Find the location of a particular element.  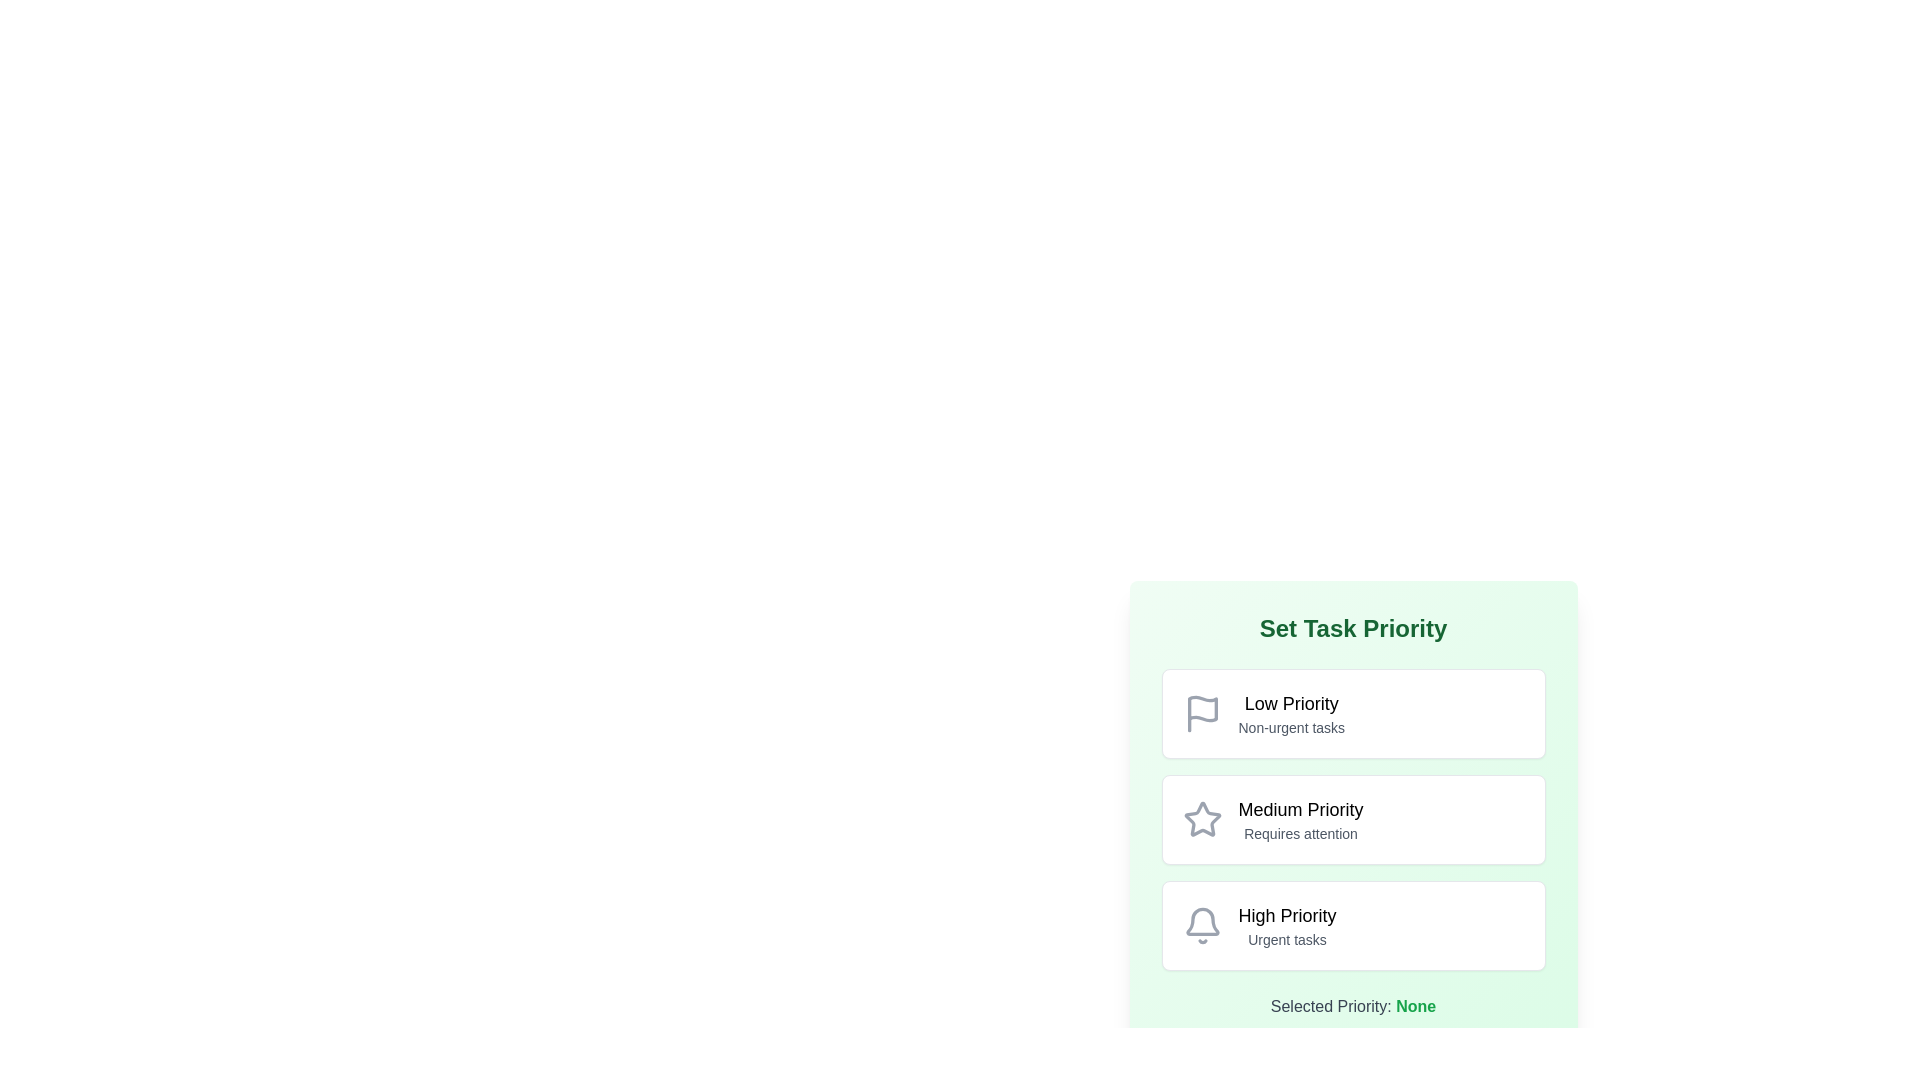

the 'Medium Priority' selectable list item, which has a white background, a large 'Medium Priority' title, and a star icon is located at coordinates (1353, 791).